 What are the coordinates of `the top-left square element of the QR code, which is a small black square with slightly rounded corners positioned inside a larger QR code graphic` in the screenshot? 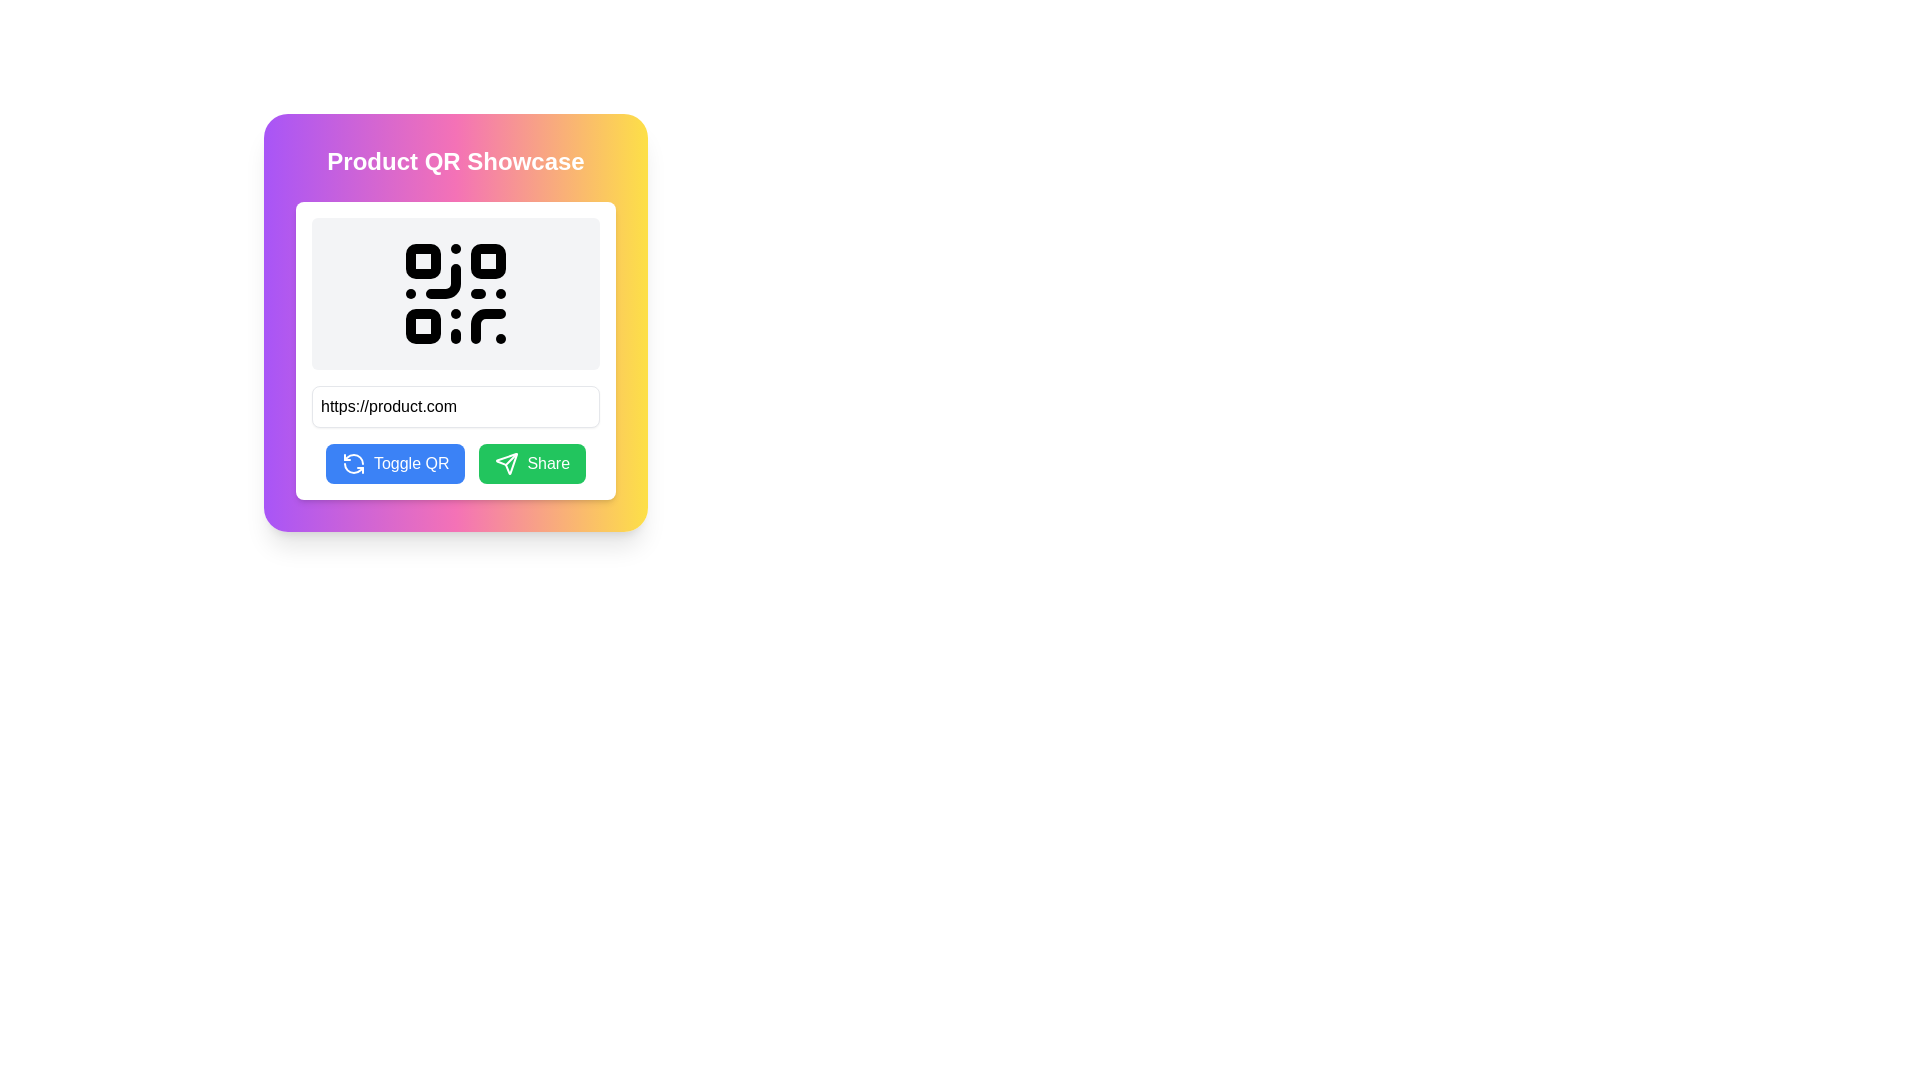 It's located at (422, 260).